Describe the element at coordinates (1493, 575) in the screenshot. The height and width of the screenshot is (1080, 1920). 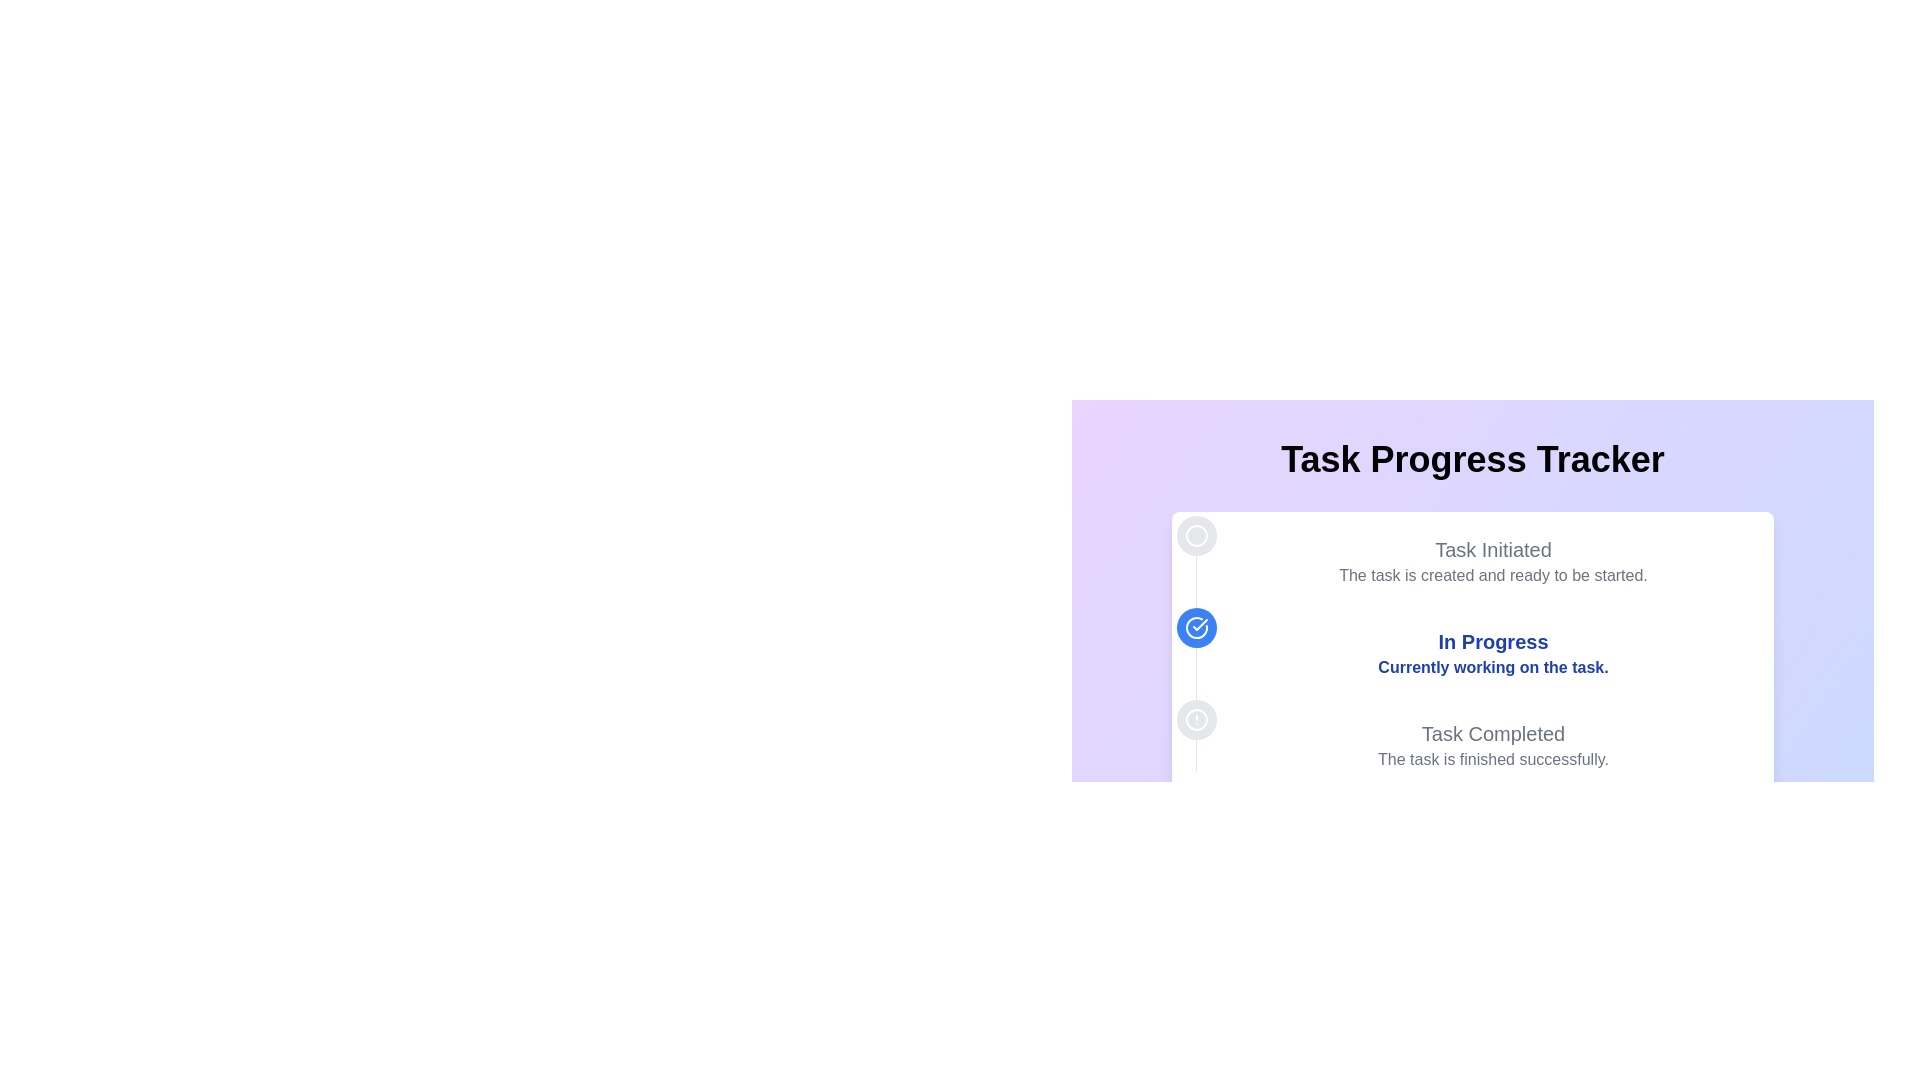
I see `the text snippet that reads 'The task is created and ready to be started.', which is located beneath the 'Task Initiated' text and is centered within the section` at that location.